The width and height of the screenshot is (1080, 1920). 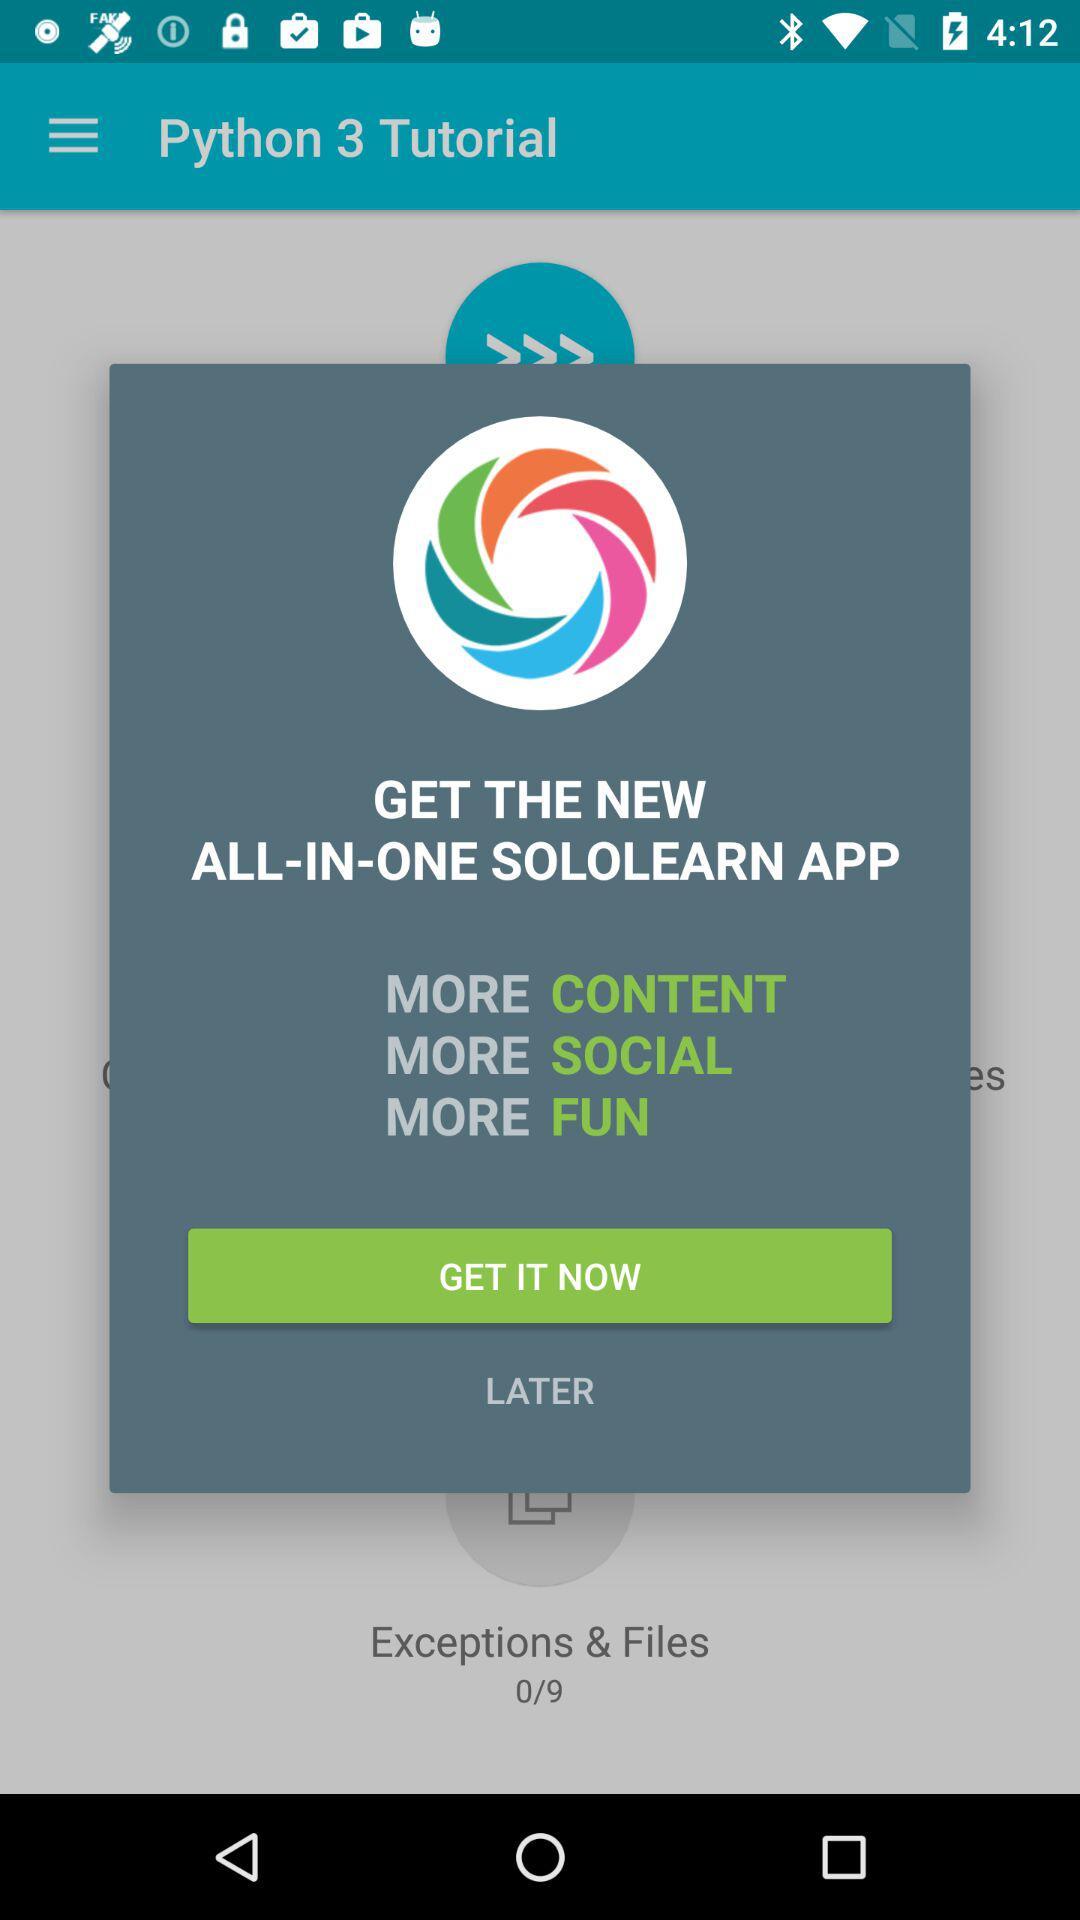 I want to click on the icon at the bottom, so click(x=540, y=1388).